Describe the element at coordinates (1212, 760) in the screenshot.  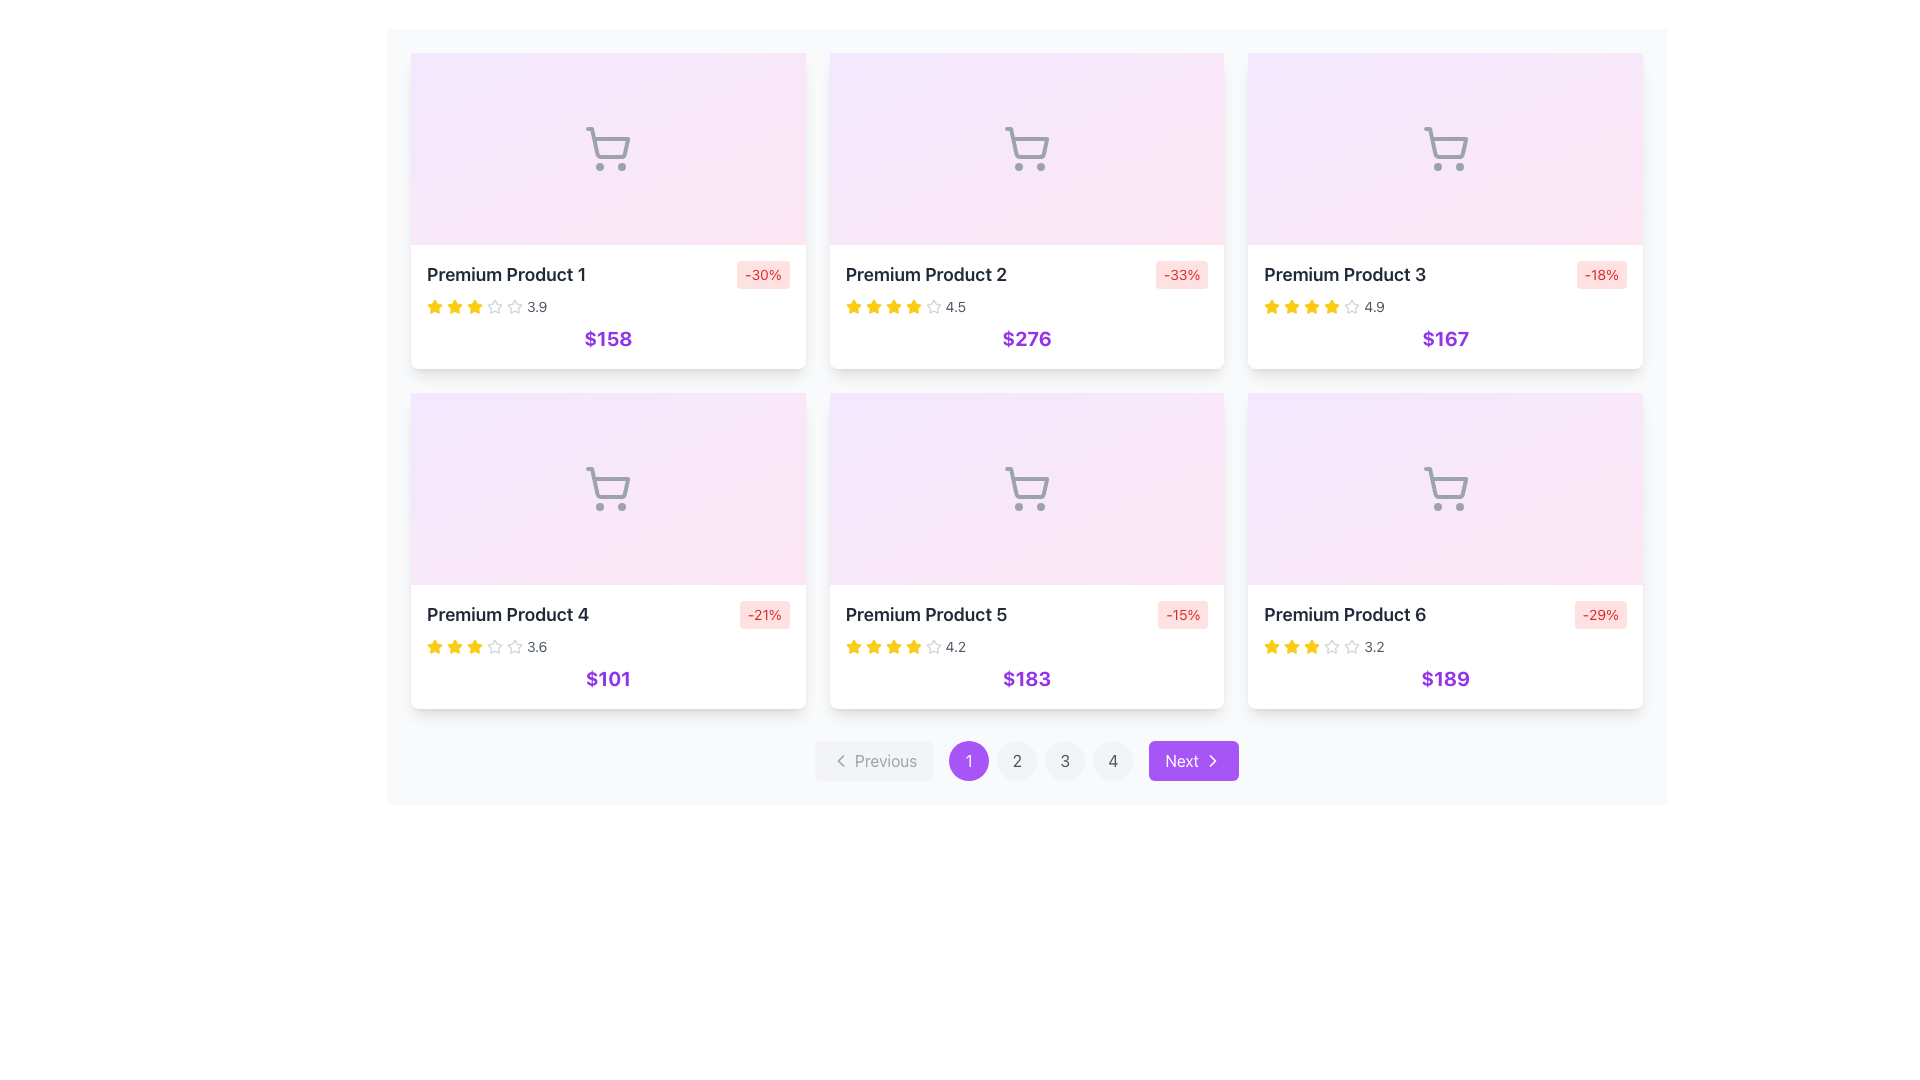
I see `the rightwards chevron SVG icon located to the right side of the 'Next' button` at that location.